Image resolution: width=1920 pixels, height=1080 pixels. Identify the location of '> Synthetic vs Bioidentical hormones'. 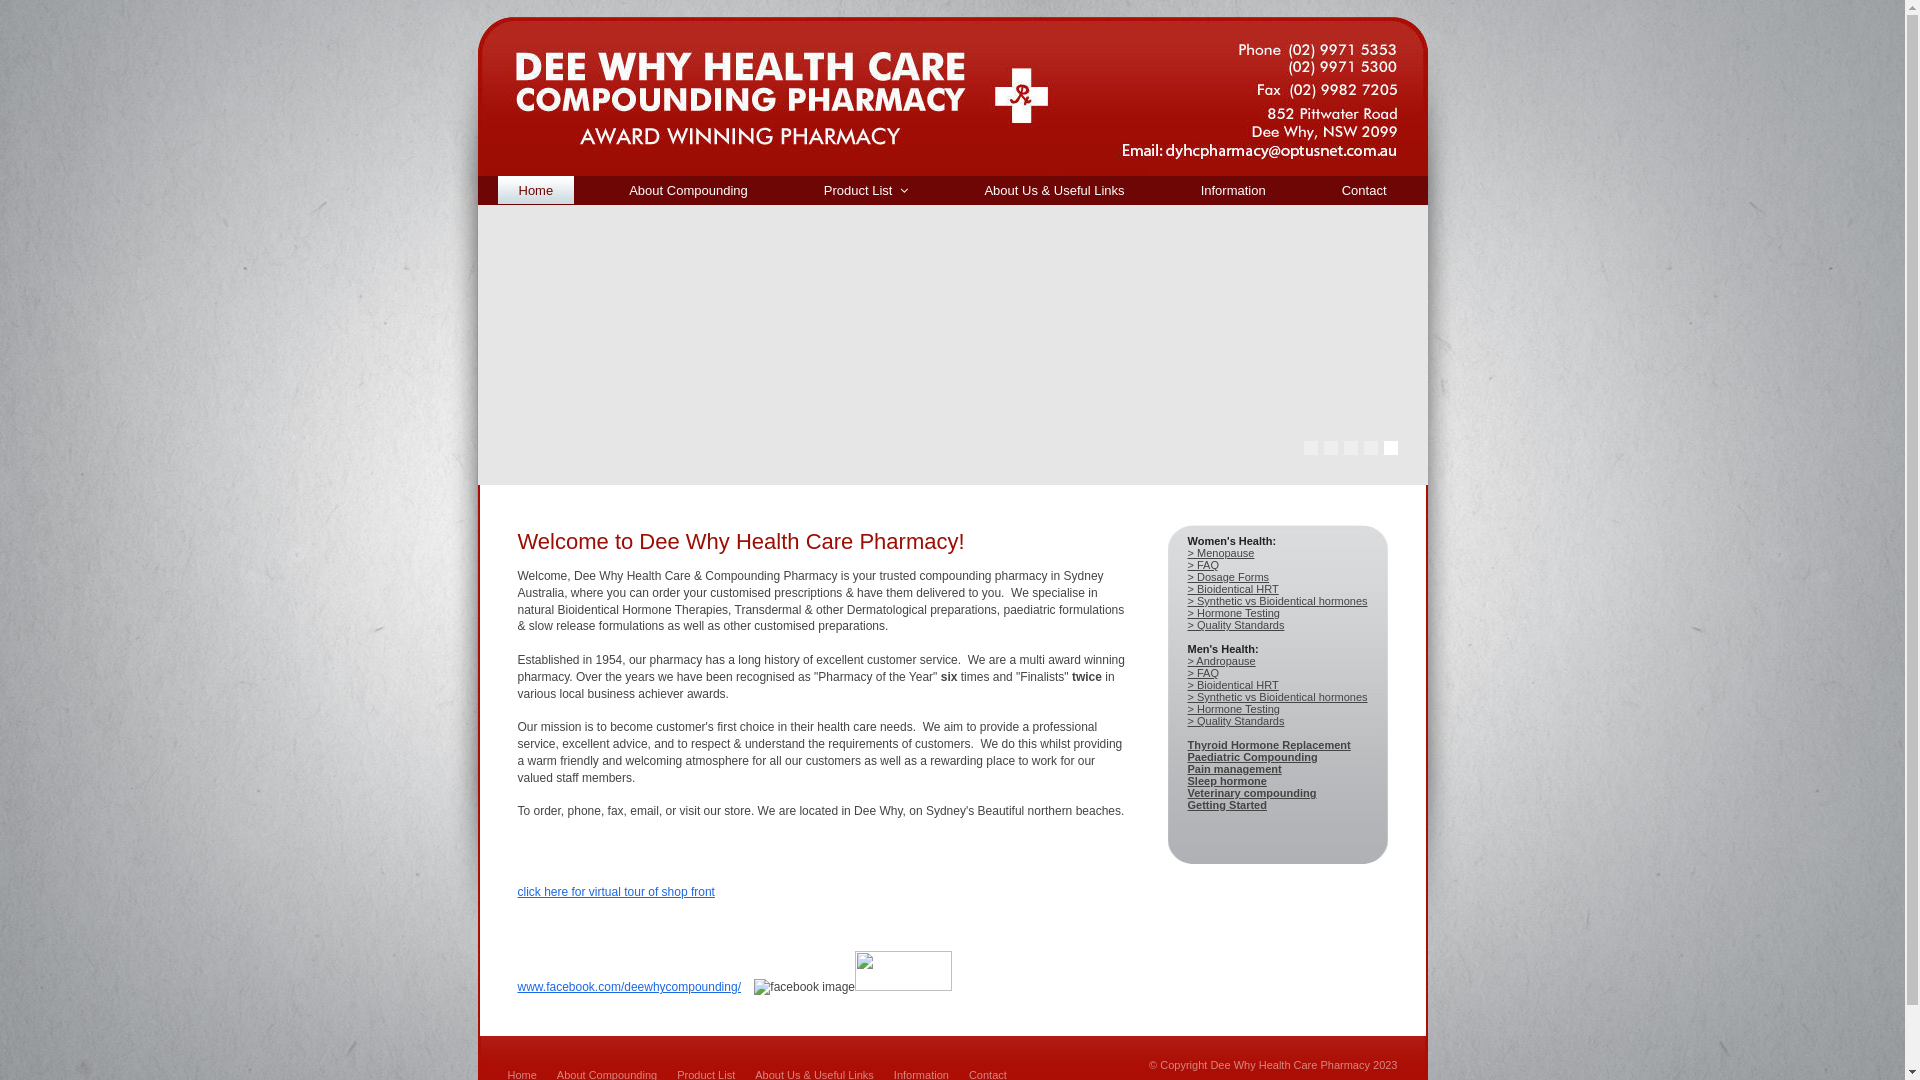
(1276, 696).